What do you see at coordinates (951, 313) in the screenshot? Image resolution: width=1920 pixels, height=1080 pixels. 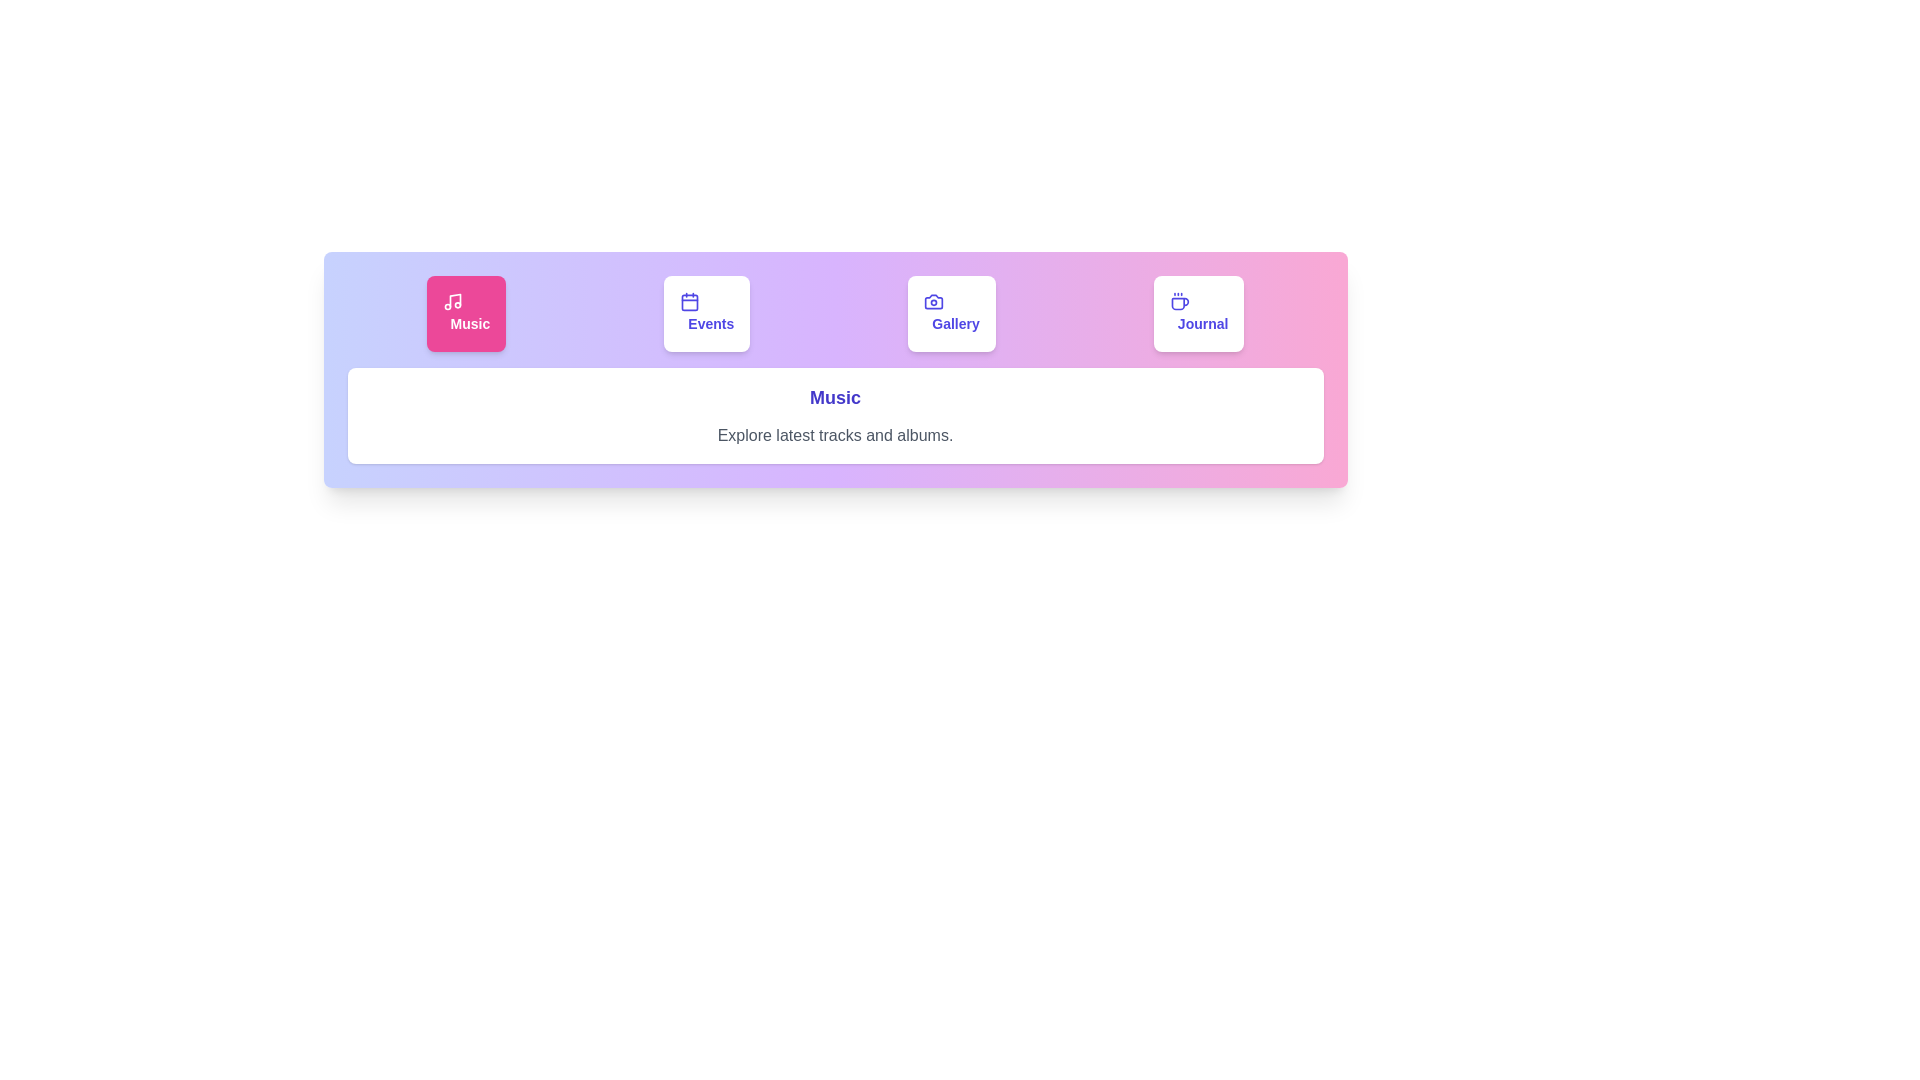 I see `the tab button labeled Gallery to observe visual feedback` at bounding box center [951, 313].